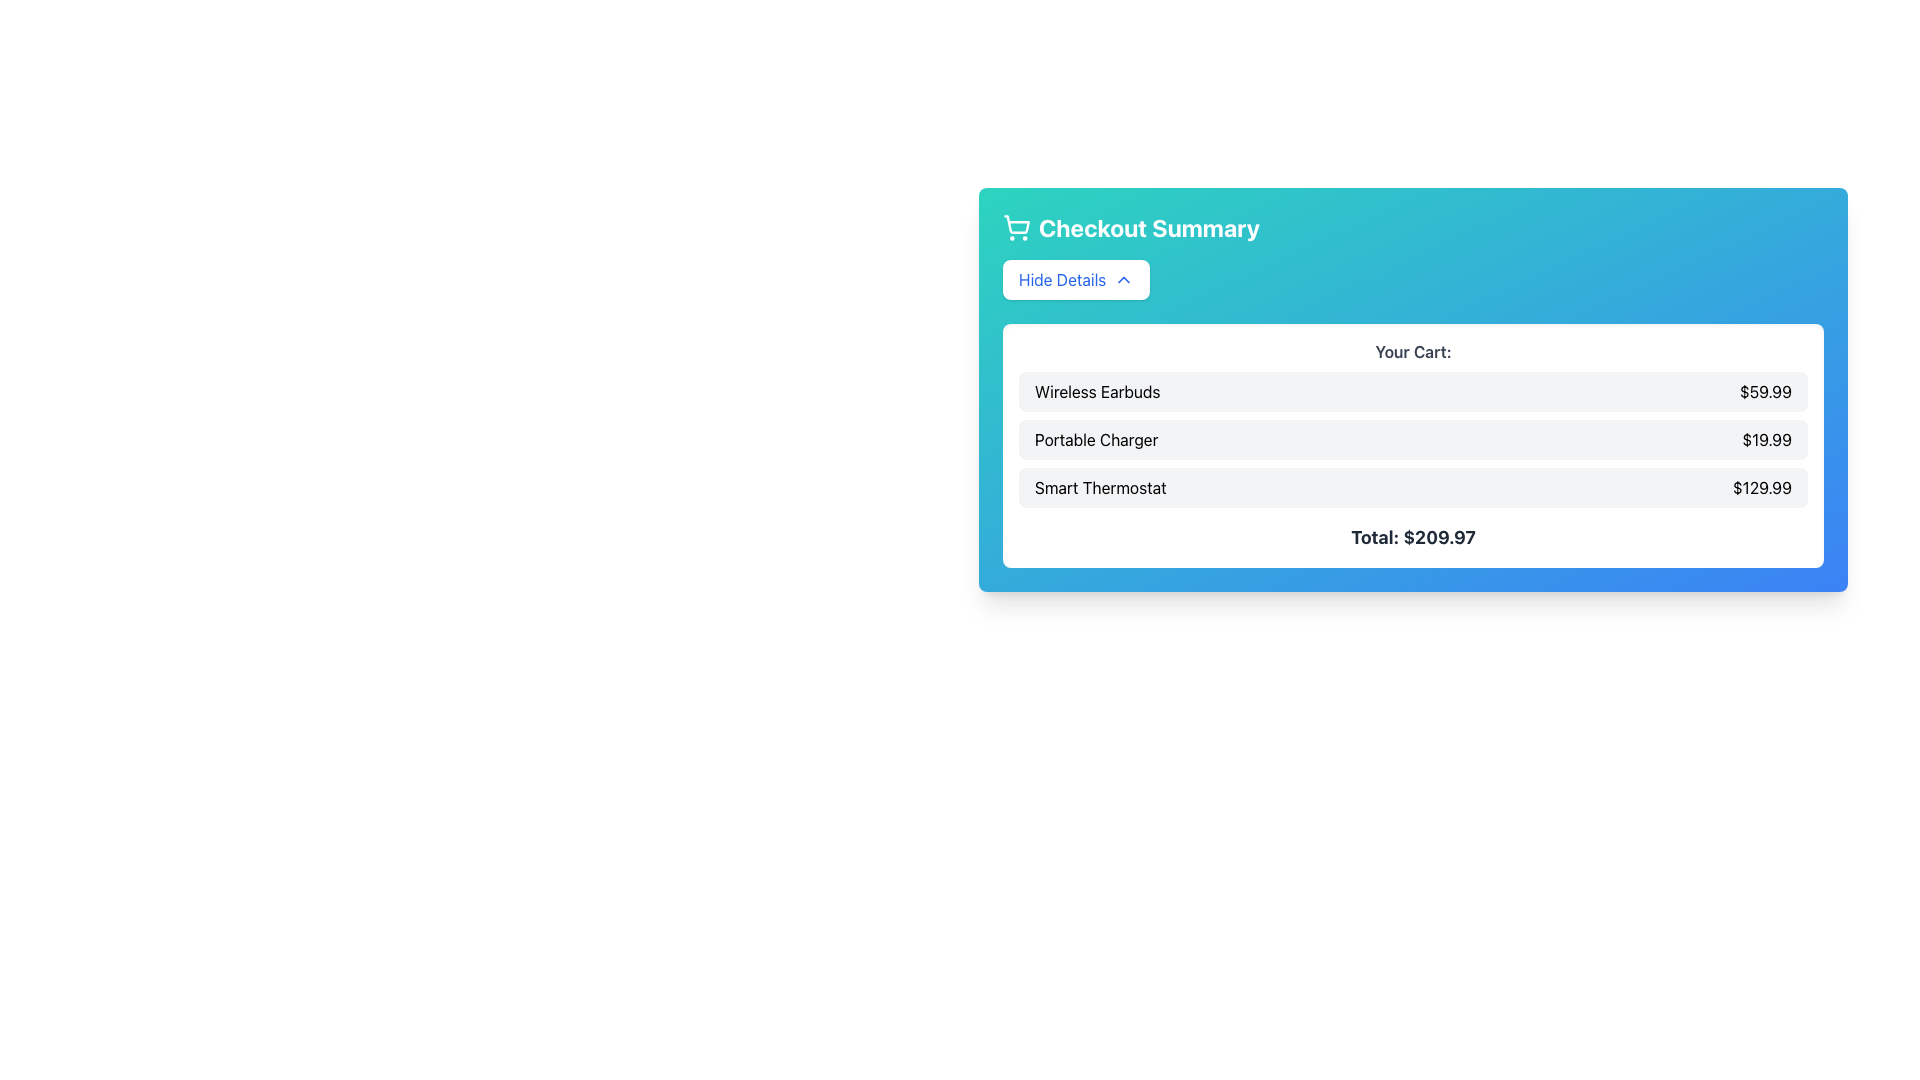  Describe the element at coordinates (1124, 280) in the screenshot. I see `the upward-facing chevron icon within the 'Hide Details' button, which is located at the top-left corner of the checkout summary card` at that location.